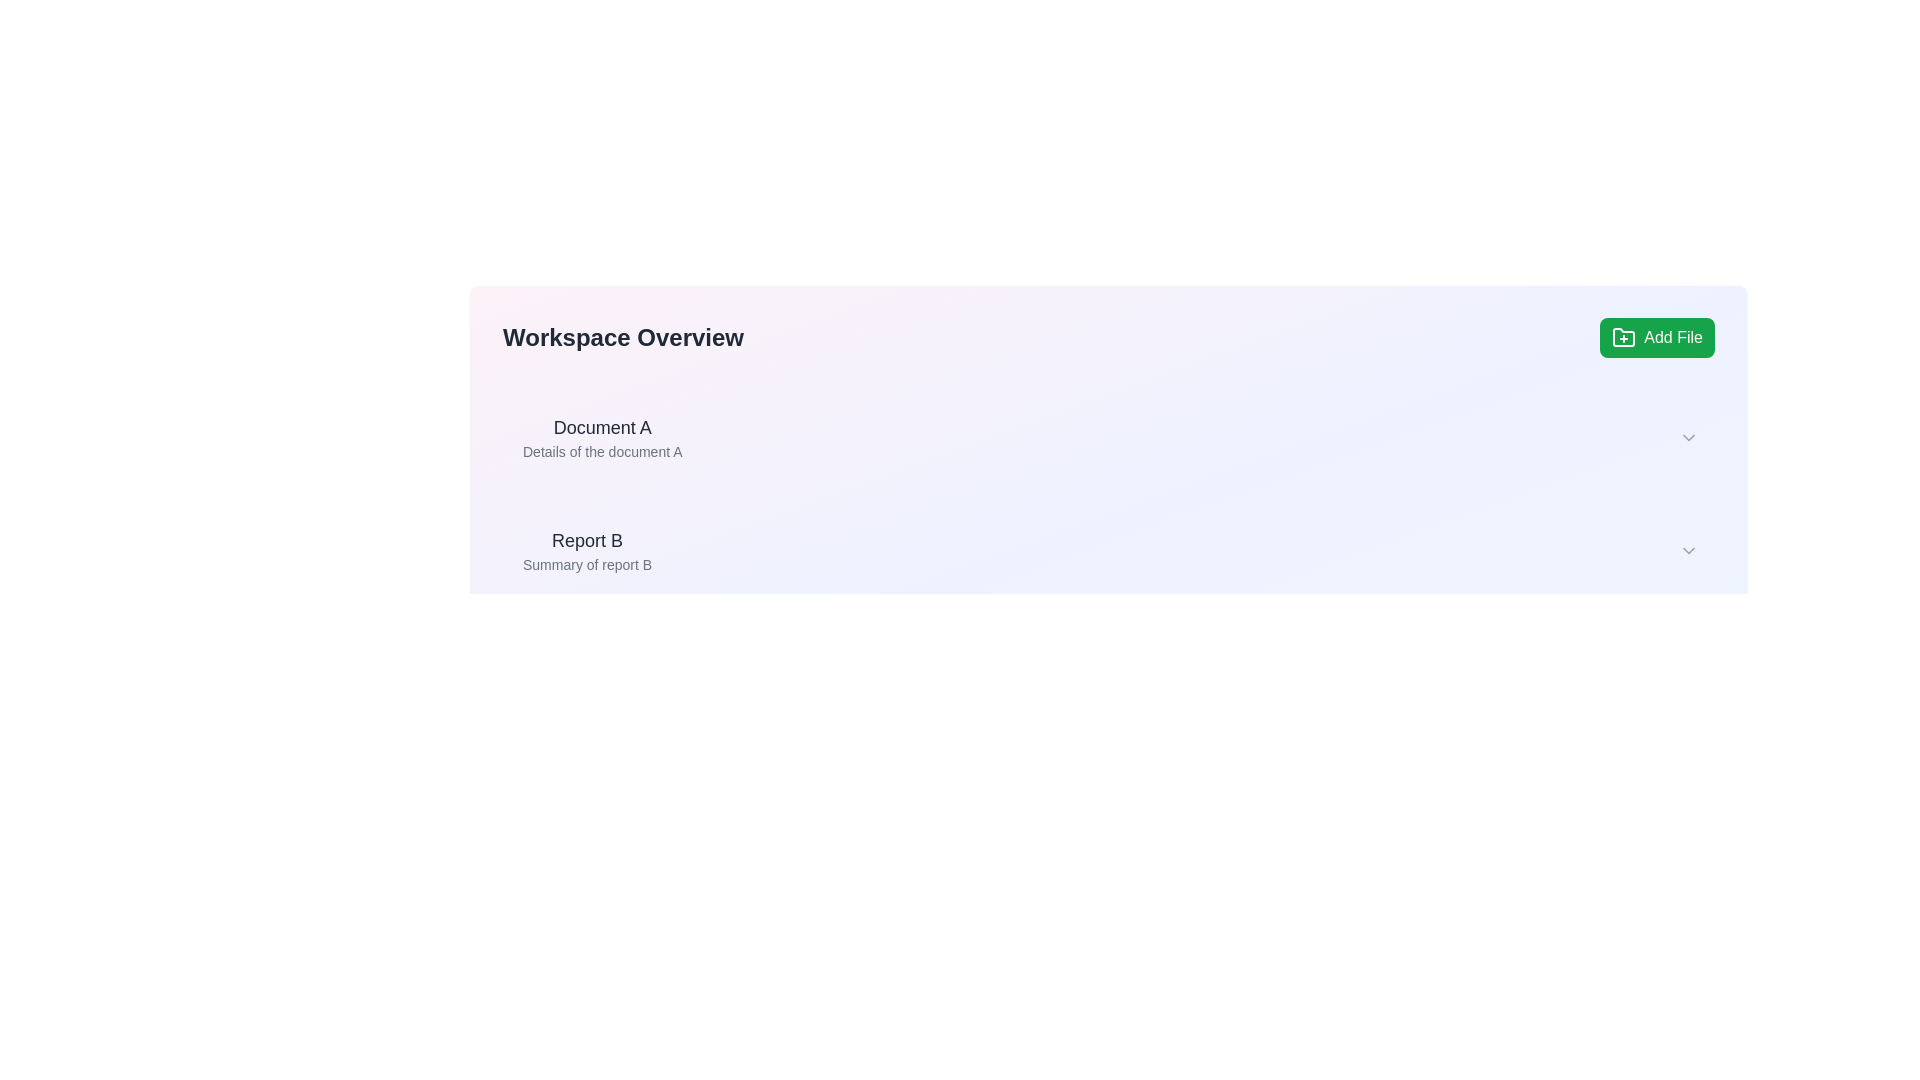  What do you see at coordinates (601, 437) in the screenshot?
I see `the Text block representing 'Document A'` at bounding box center [601, 437].